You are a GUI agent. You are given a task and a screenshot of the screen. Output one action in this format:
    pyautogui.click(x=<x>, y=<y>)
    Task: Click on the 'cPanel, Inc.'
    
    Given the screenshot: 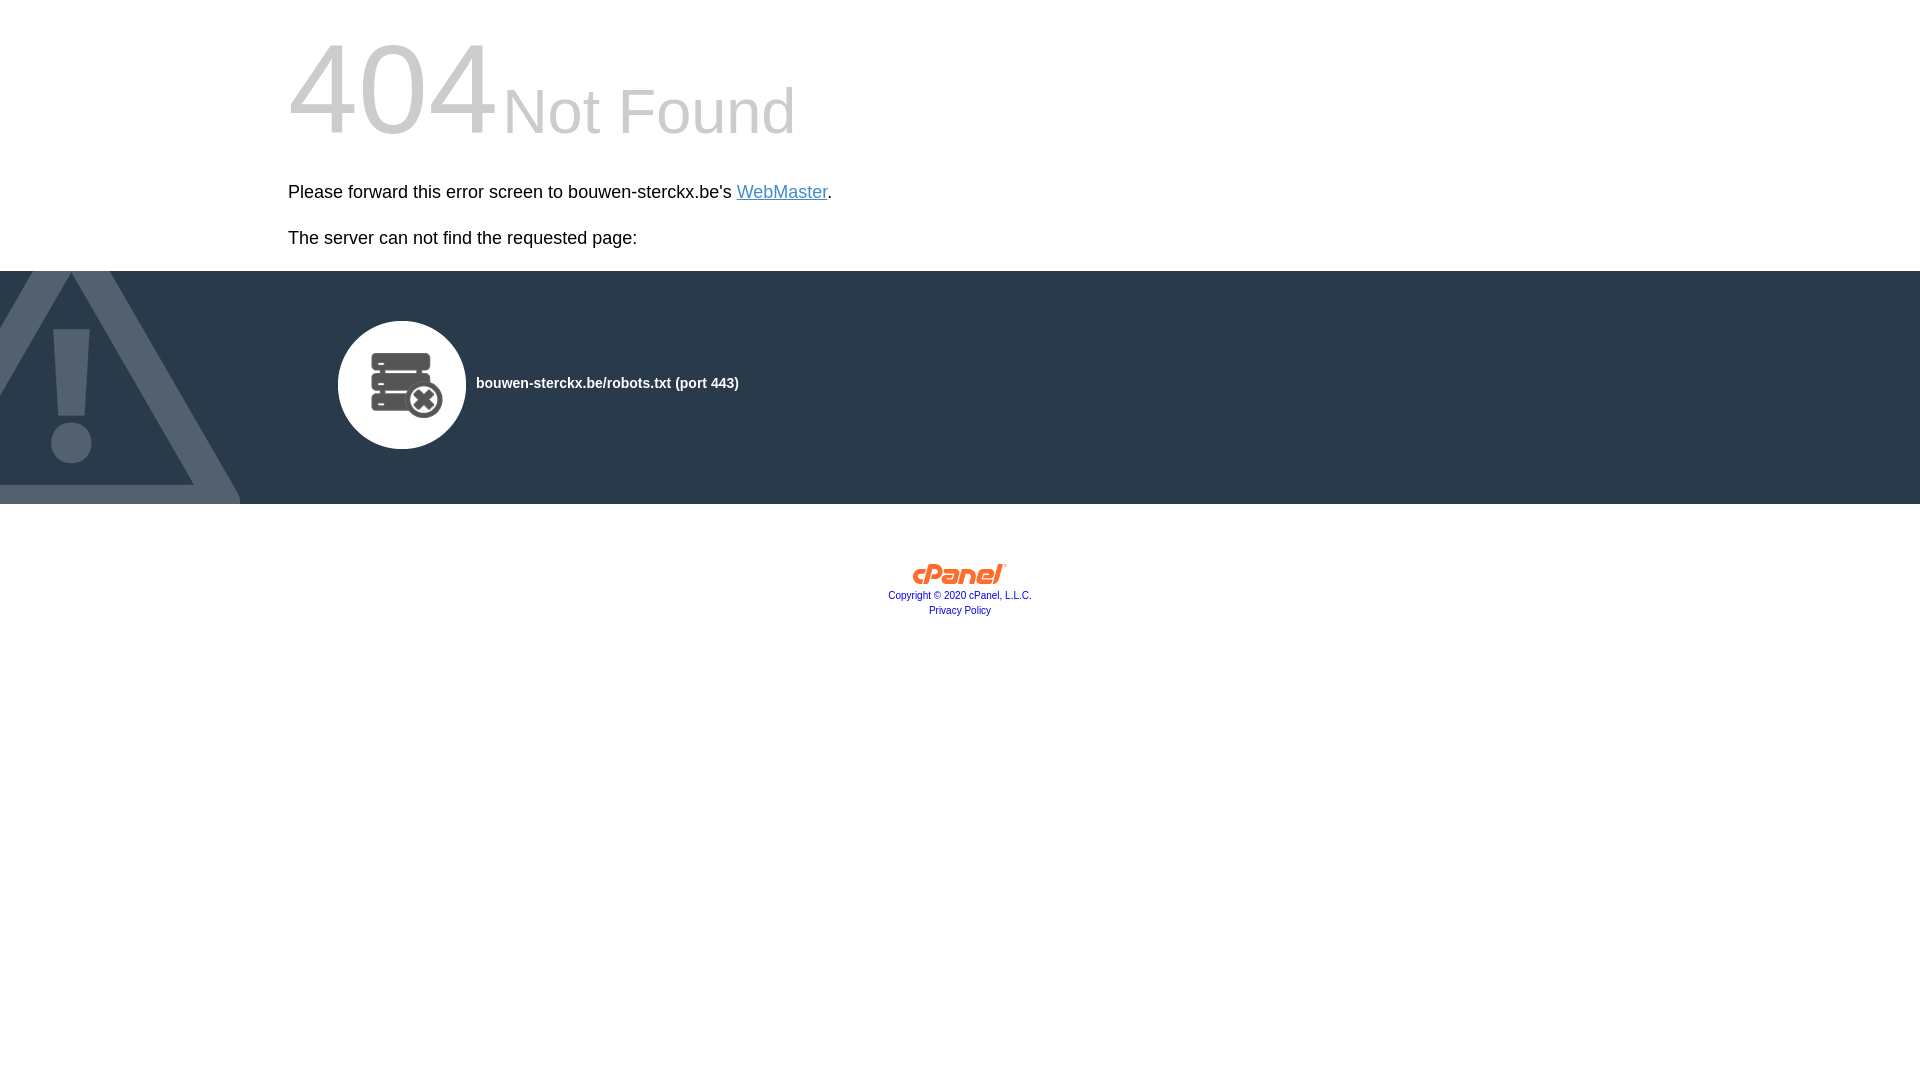 What is the action you would take?
    pyautogui.click(x=960, y=578)
    